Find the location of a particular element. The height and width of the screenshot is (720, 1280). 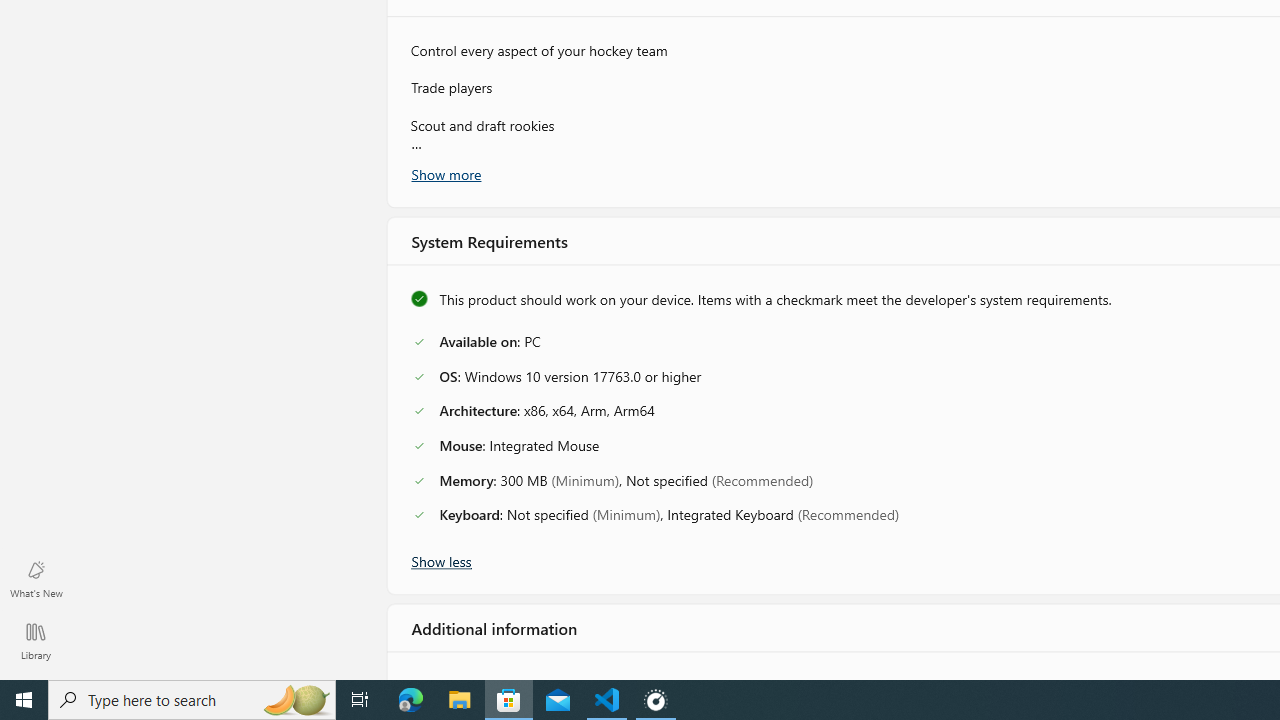

'Library' is located at coordinates (35, 640).